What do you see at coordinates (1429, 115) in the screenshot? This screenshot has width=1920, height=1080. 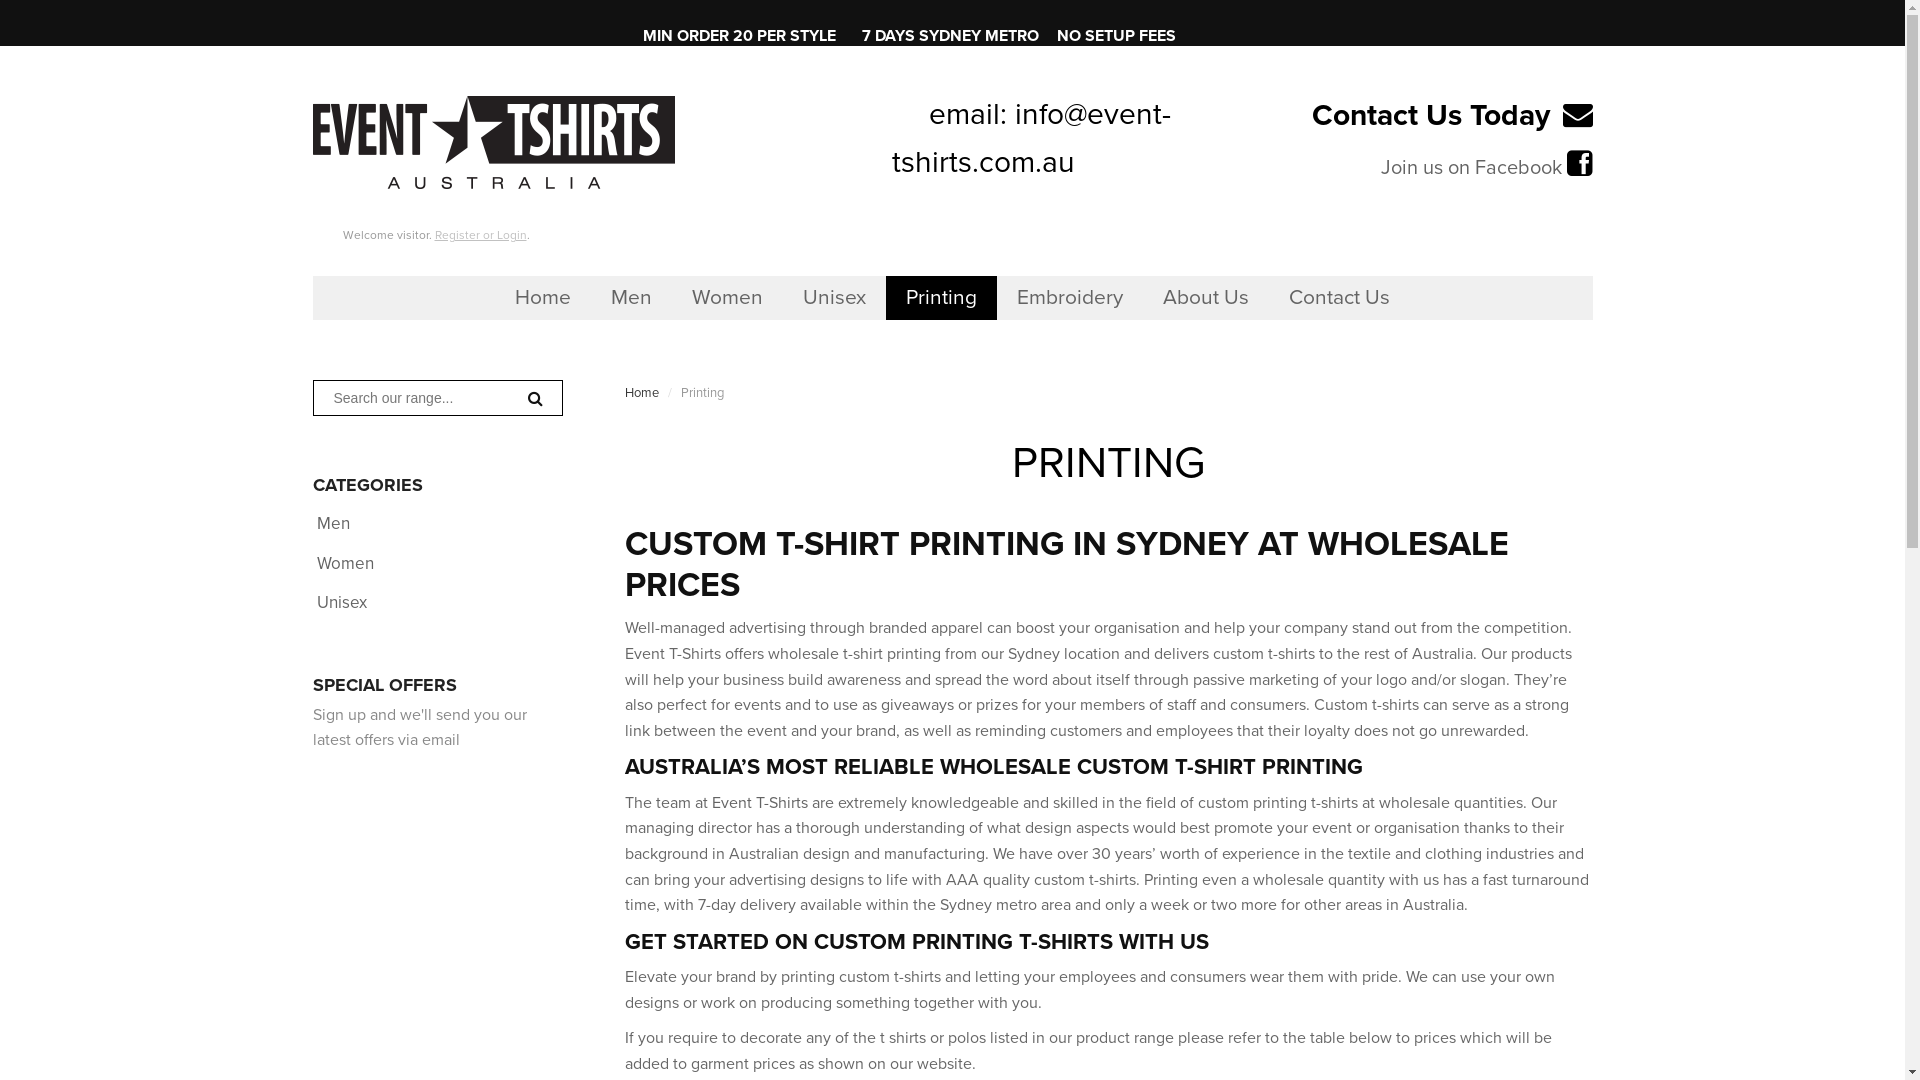 I see `'Contact Us Today'` at bounding box center [1429, 115].